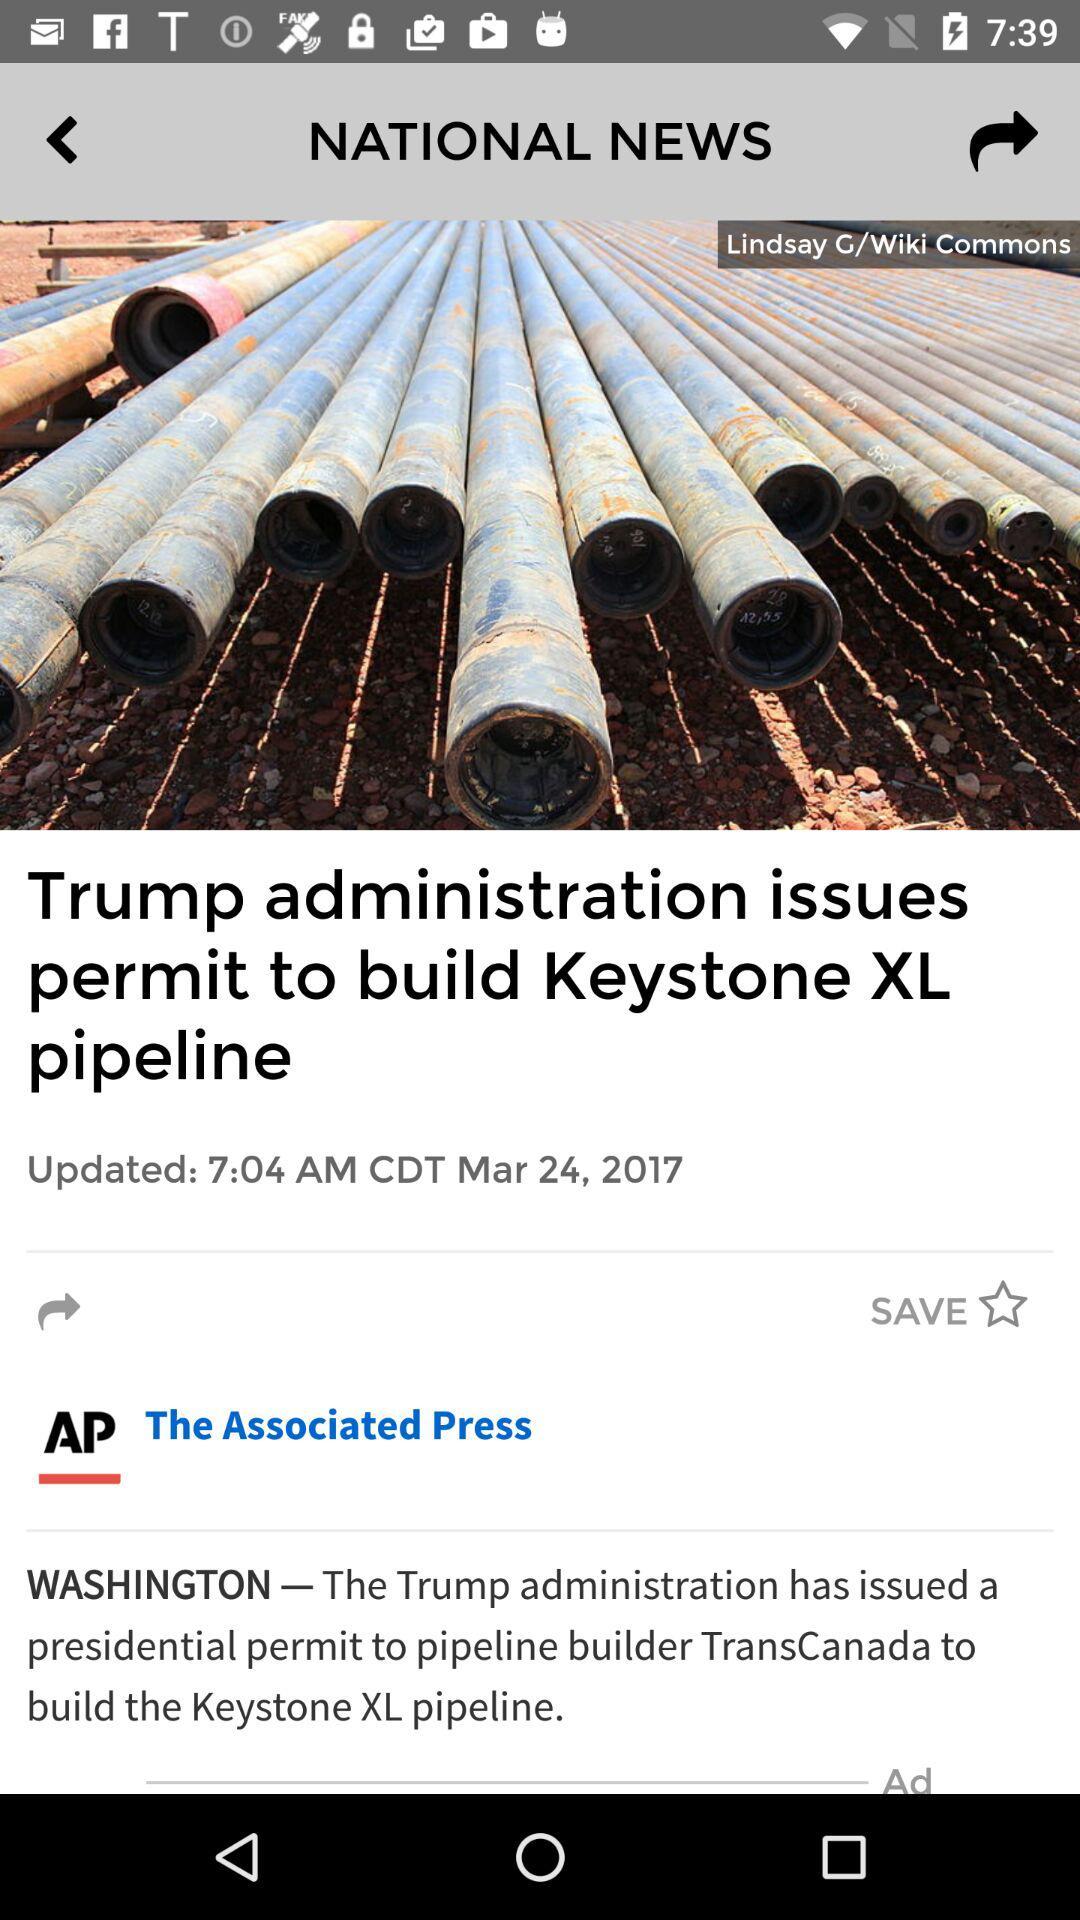  Describe the element at coordinates (897, 243) in the screenshot. I see `icon above trump administration issues icon` at that location.